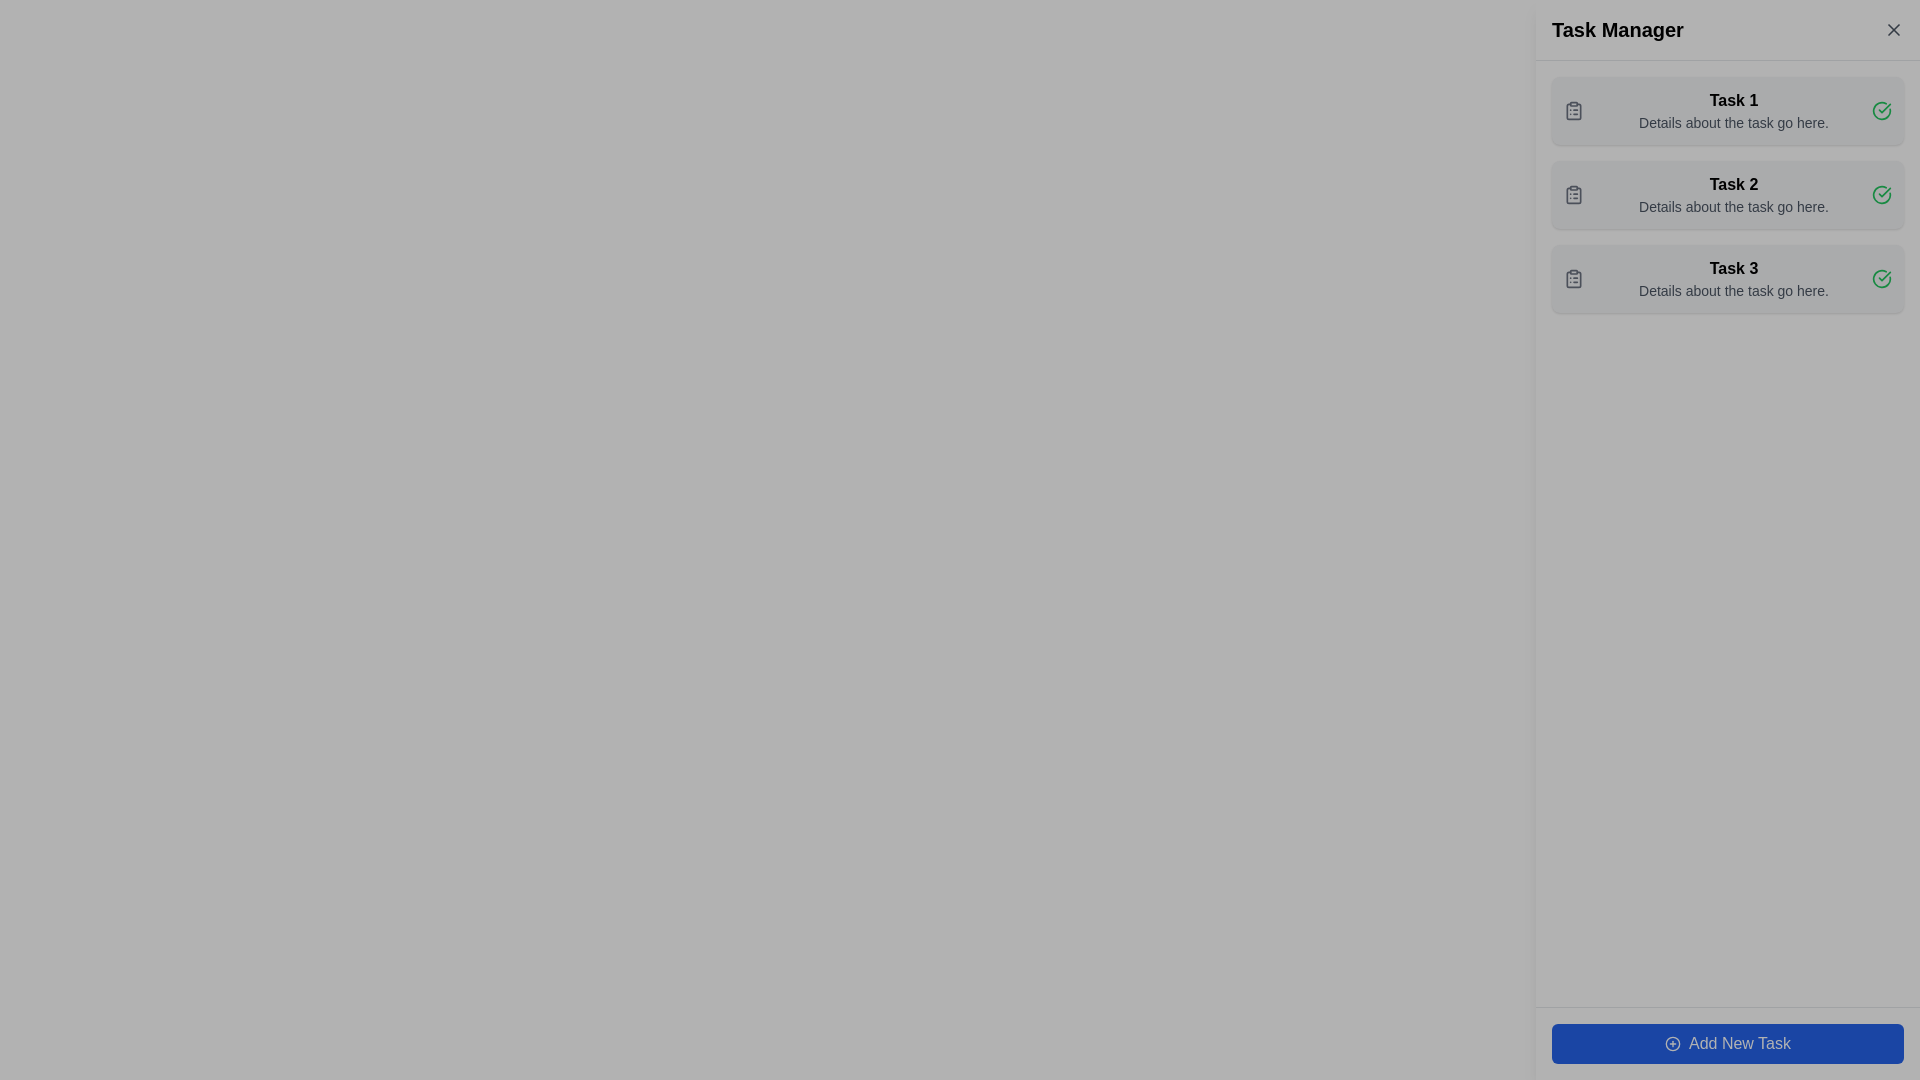  Describe the element at coordinates (1732, 278) in the screenshot. I see `the Text Block element displaying 'Task 3' which is styled with a light gray background and contains descriptive text about the task` at that location.